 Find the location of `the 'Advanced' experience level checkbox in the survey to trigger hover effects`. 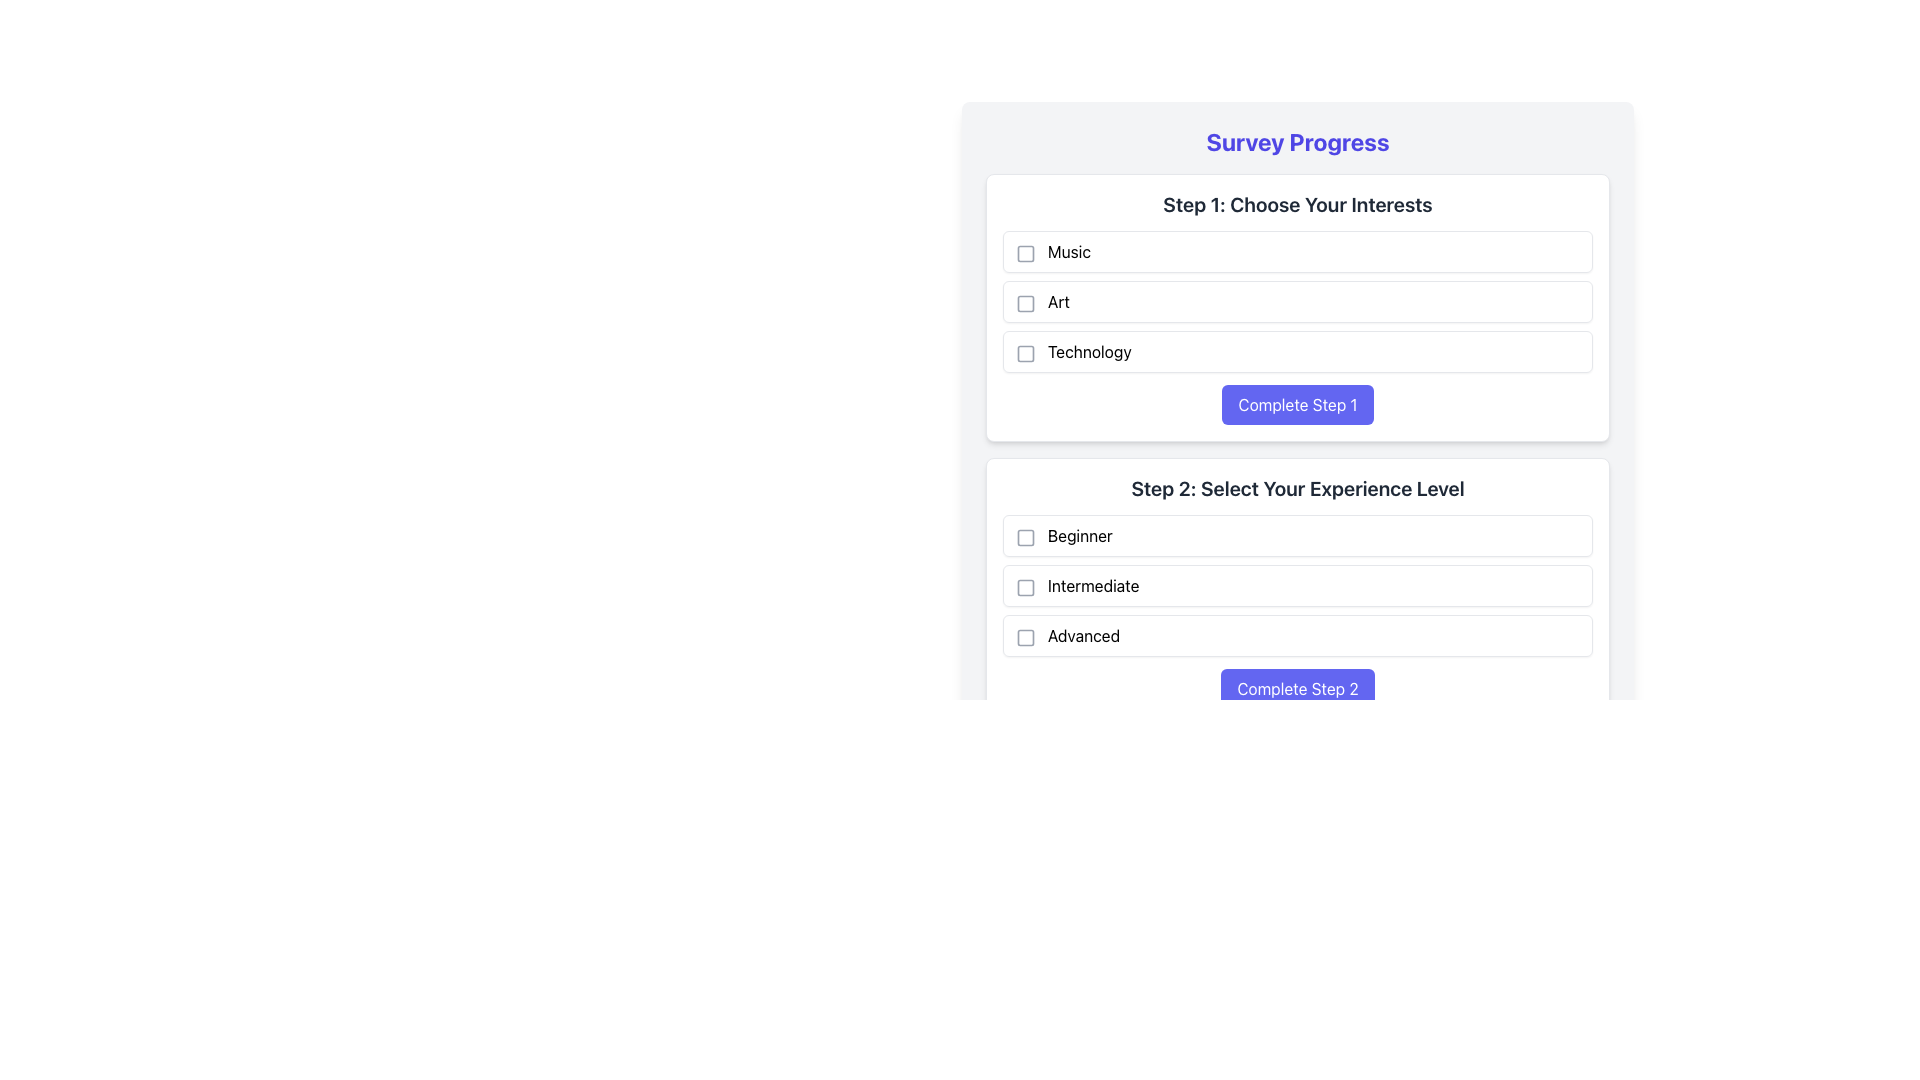

the 'Advanced' experience level checkbox in the survey to trigger hover effects is located at coordinates (1297, 636).